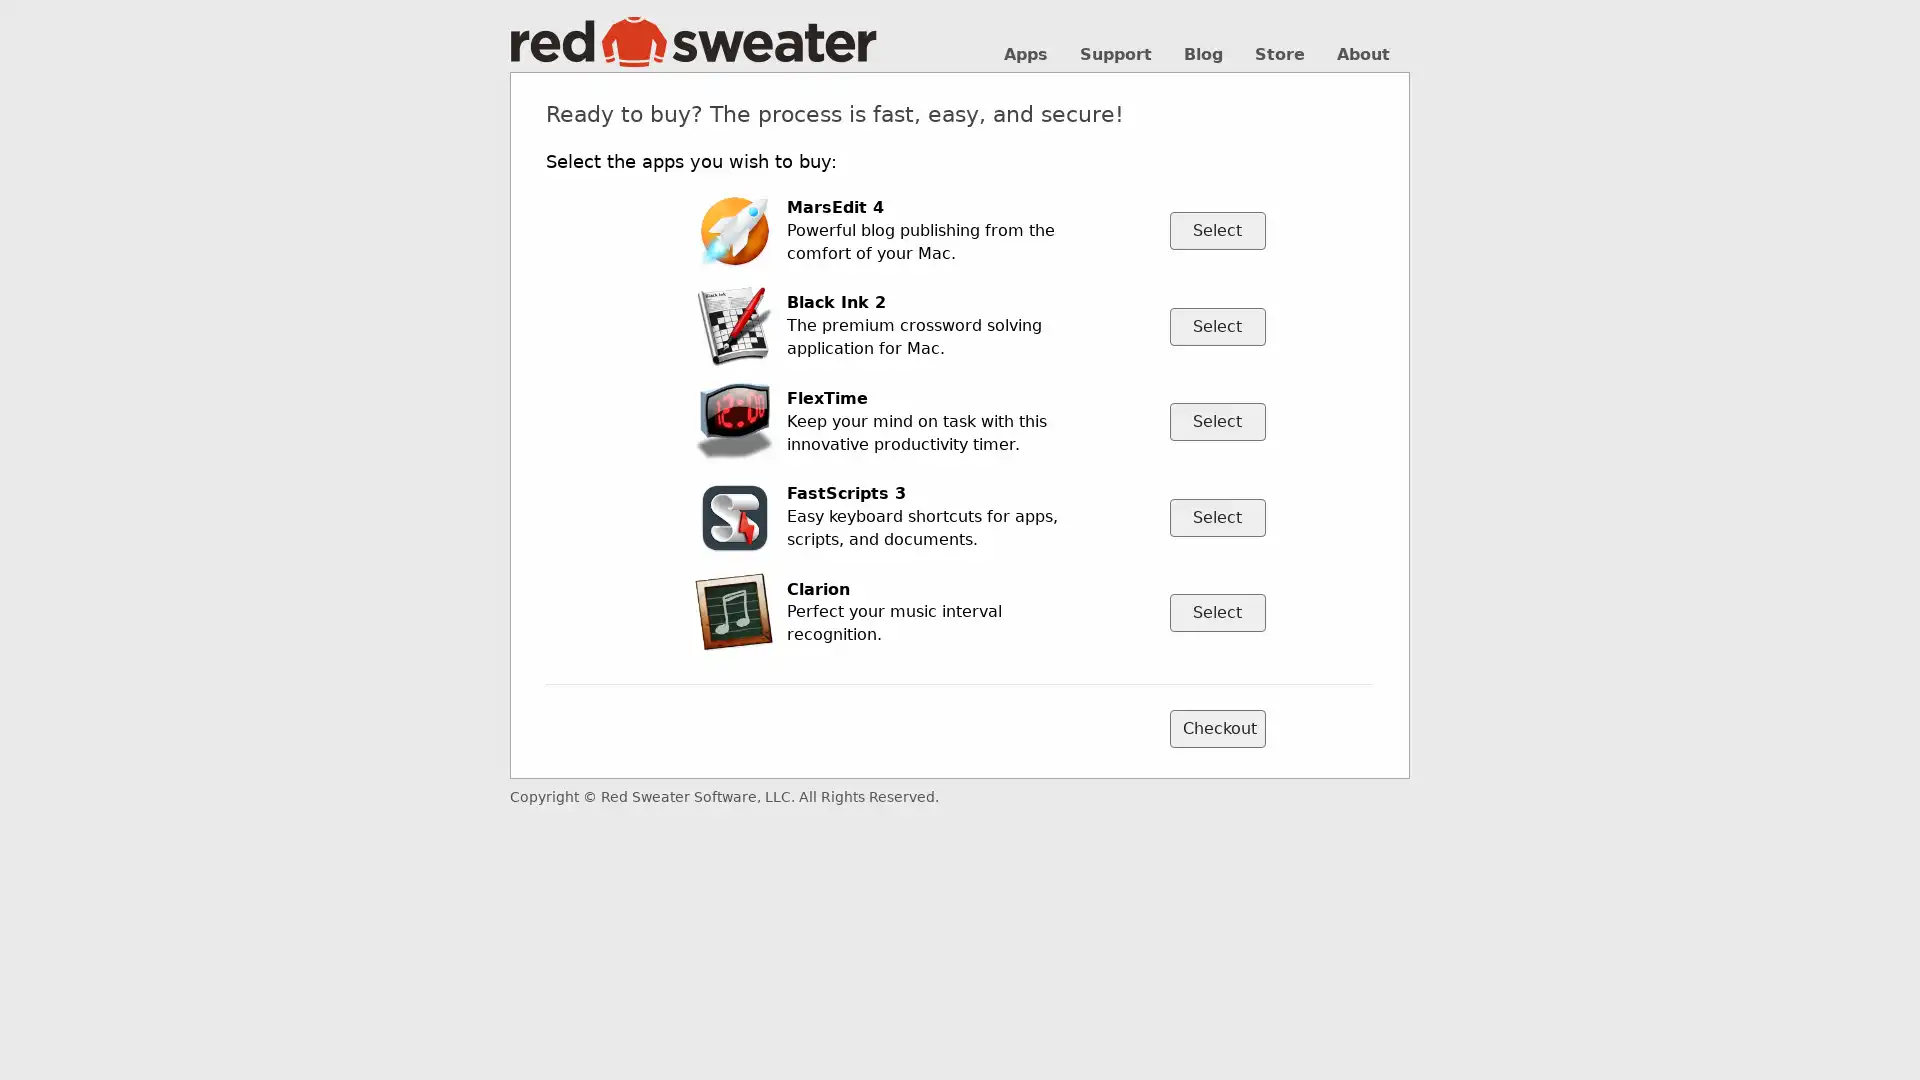 This screenshot has height=1080, width=1920. What do you see at coordinates (1216, 230) in the screenshot?
I see `Select` at bounding box center [1216, 230].